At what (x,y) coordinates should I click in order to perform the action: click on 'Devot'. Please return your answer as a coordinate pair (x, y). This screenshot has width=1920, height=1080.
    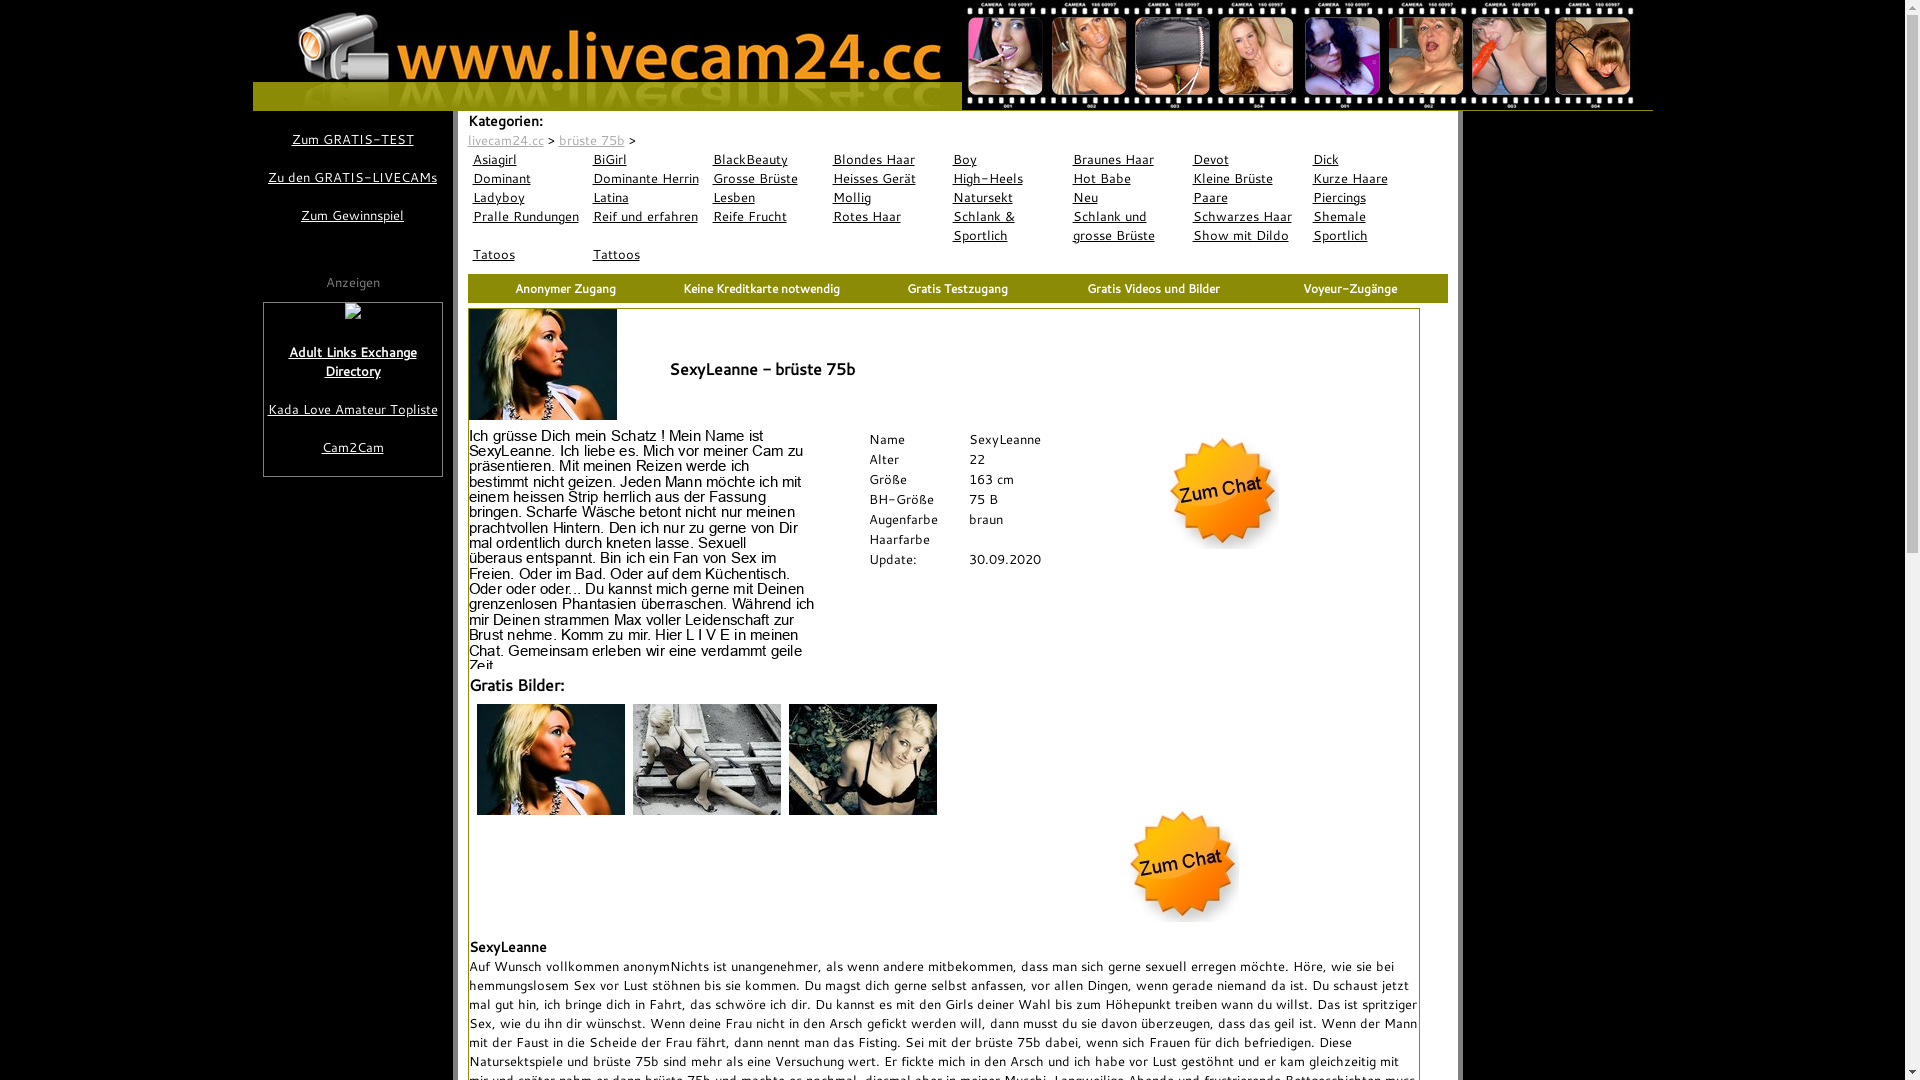
    Looking at the image, I should click on (1247, 158).